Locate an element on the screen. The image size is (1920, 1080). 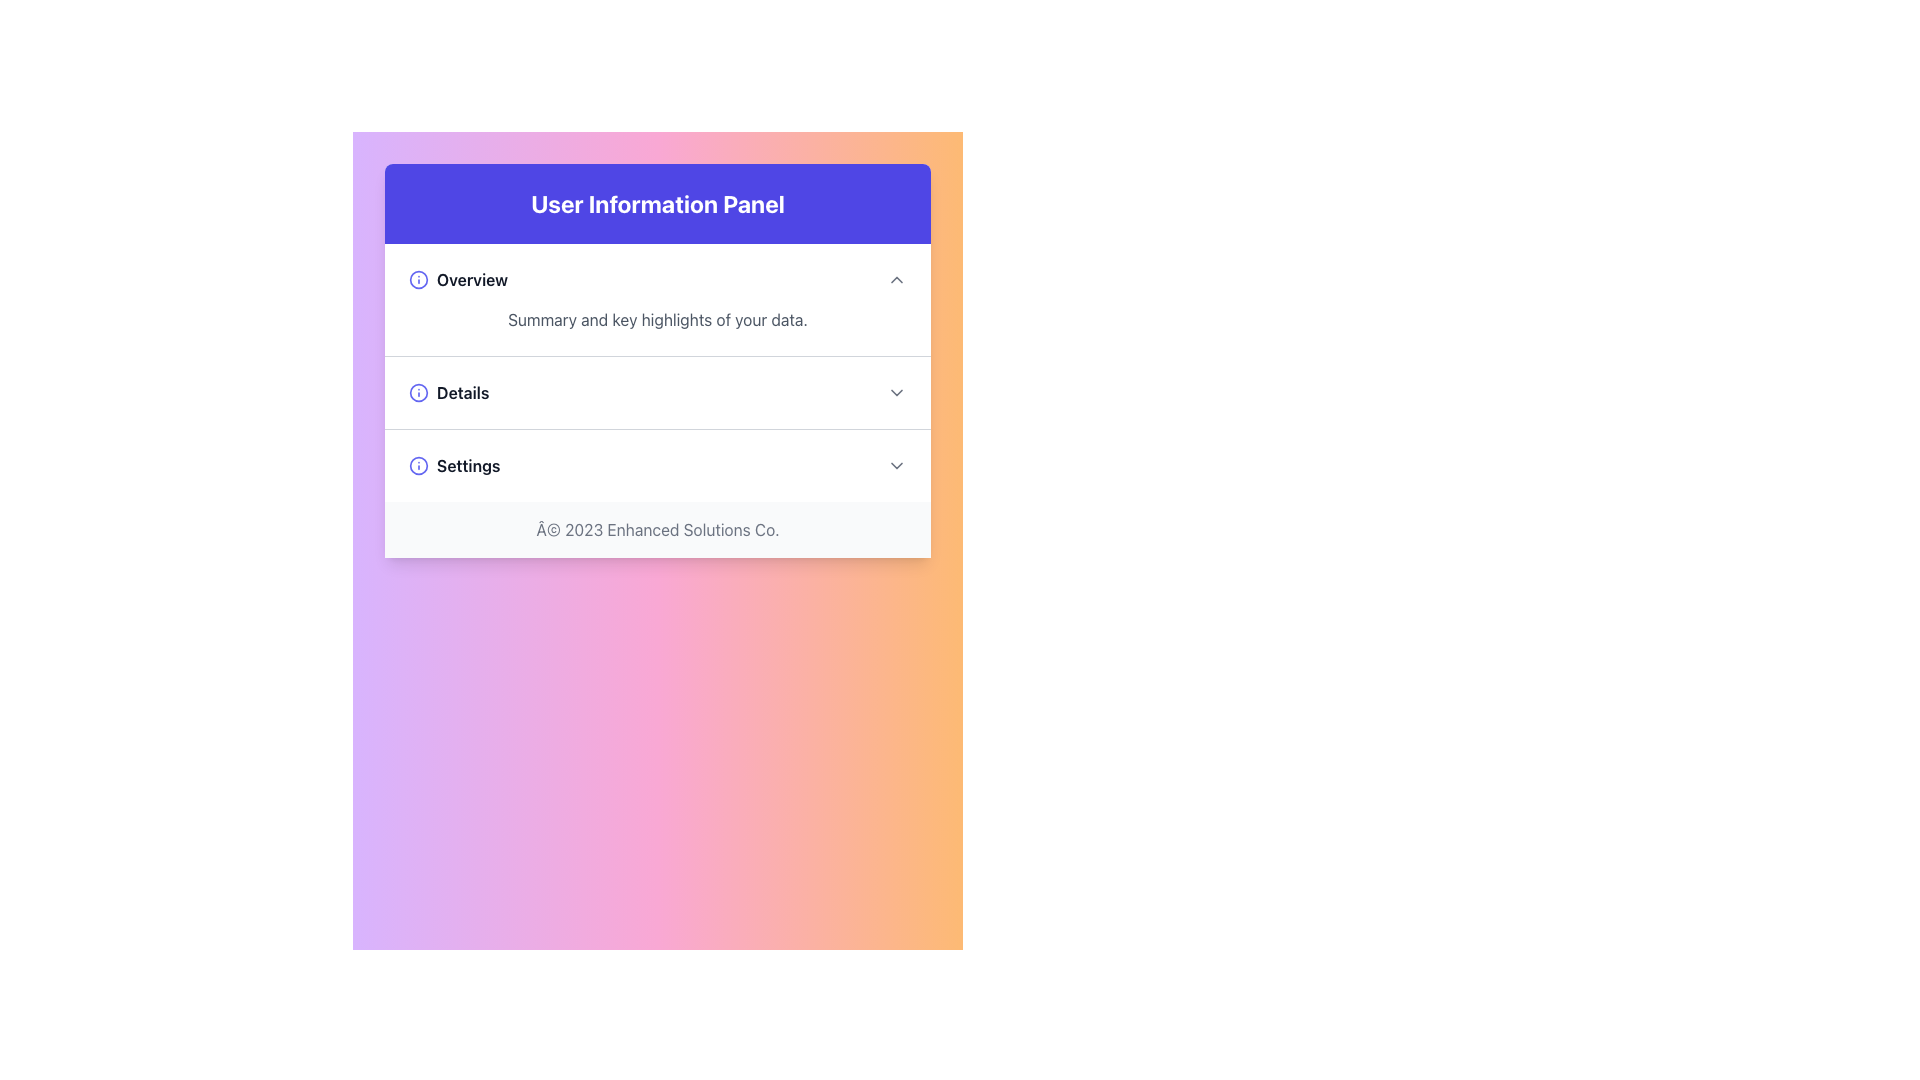
the circular icon with a blue outline and white fill, which contains a minimalistic 'i' design, located to the left of the 'Settings' label in the header of the Settings section is located at coordinates (417, 466).